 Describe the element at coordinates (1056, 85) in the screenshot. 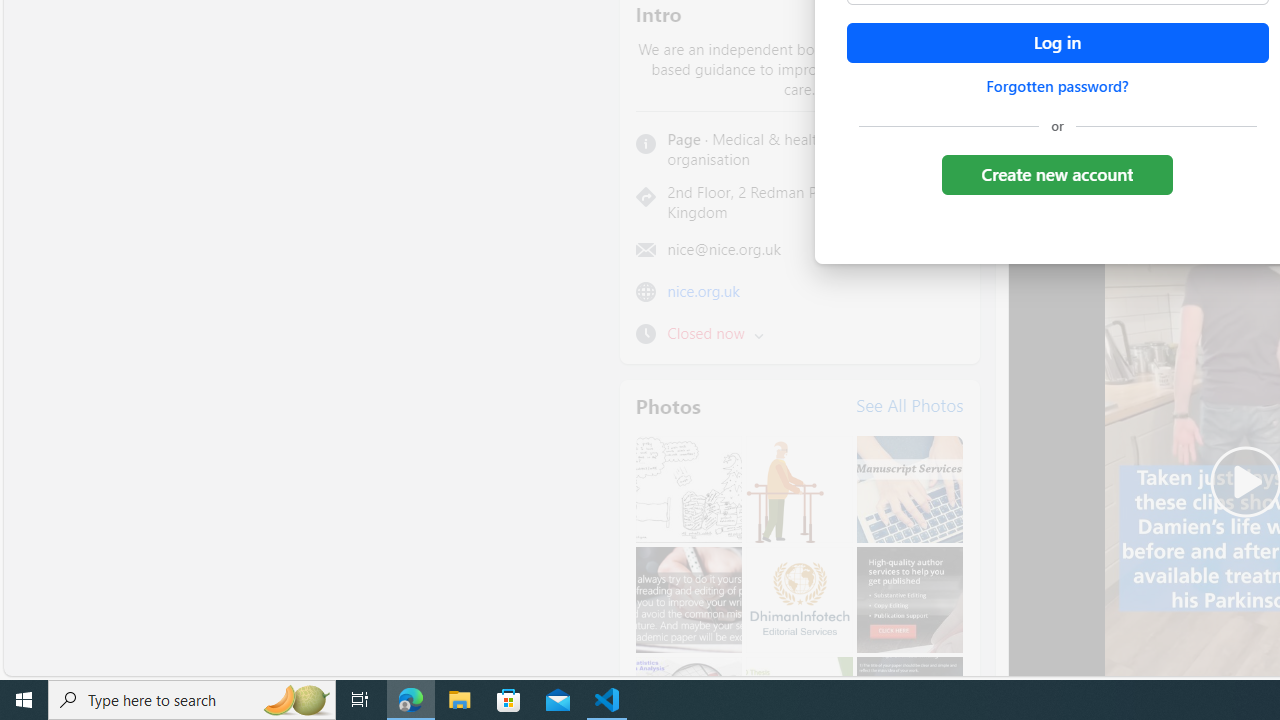

I see `'Forgotten password?'` at that location.